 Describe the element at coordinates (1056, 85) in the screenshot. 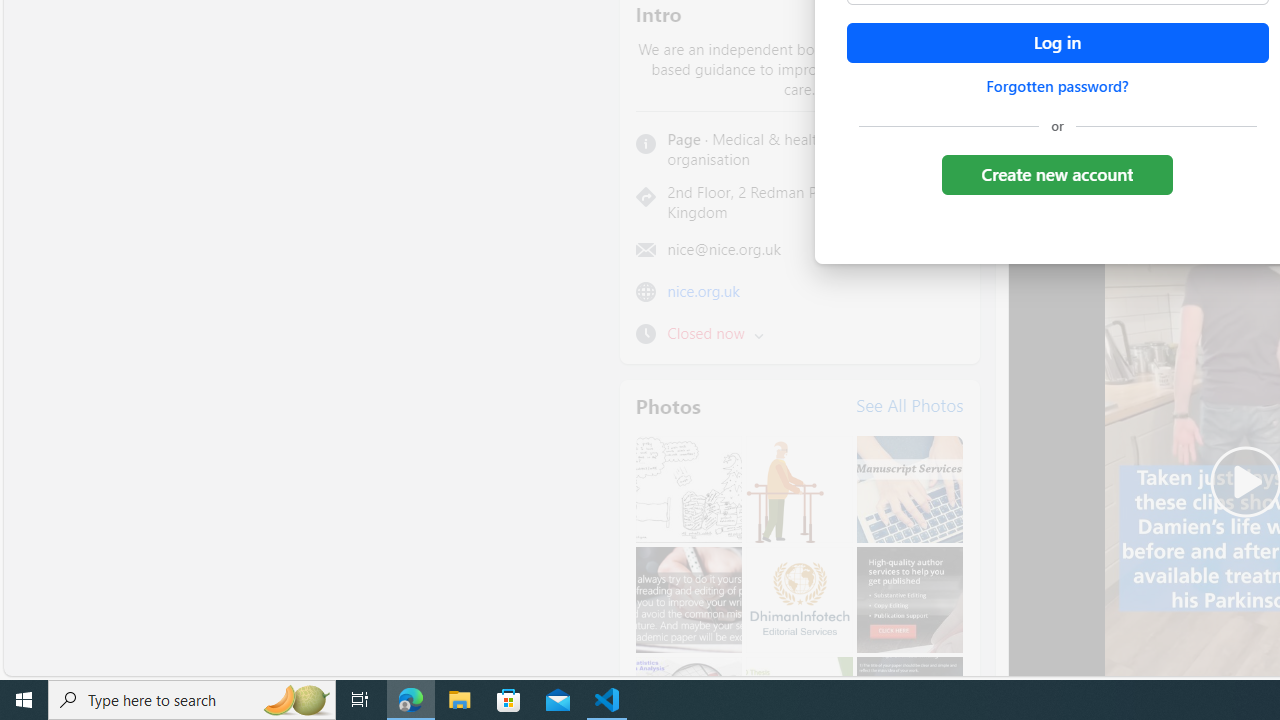

I see `'Forgotten password?'` at that location.